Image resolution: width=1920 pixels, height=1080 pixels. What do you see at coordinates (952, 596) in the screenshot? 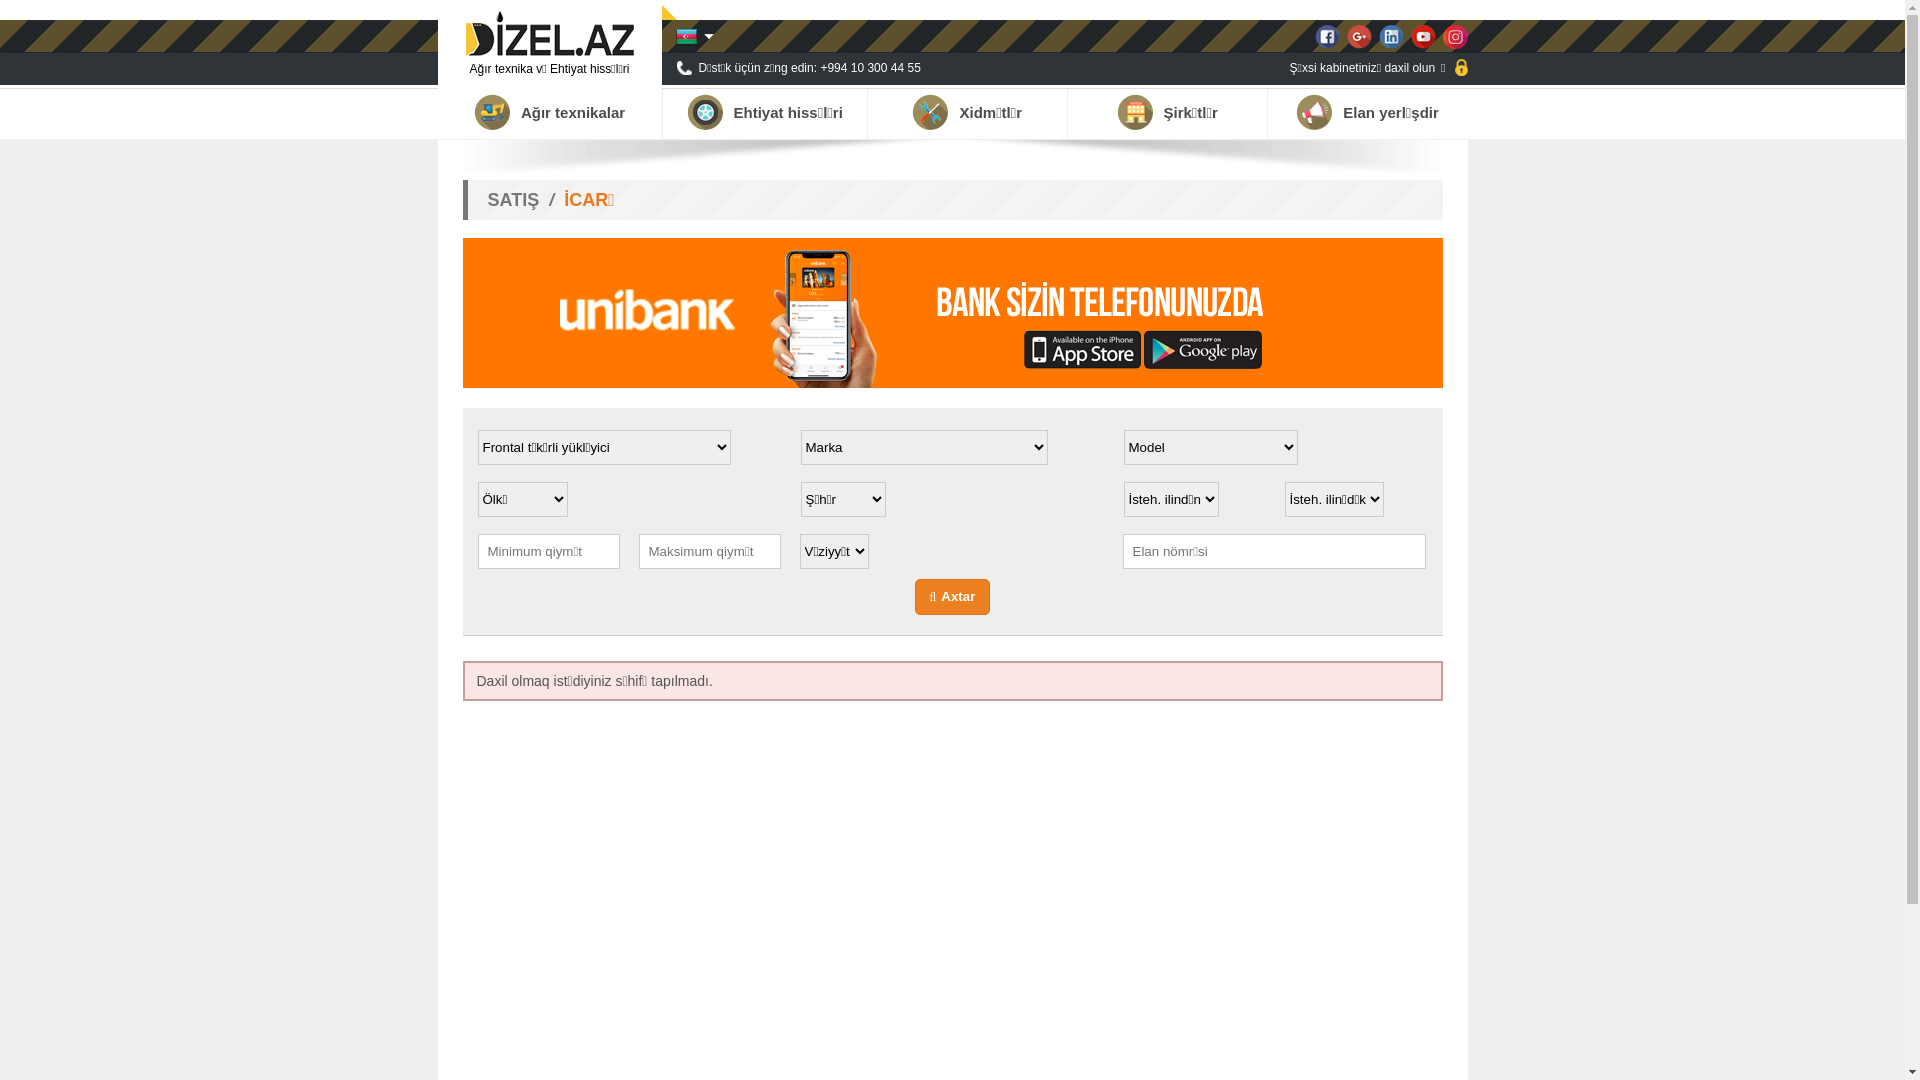
I see `'Axtar'` at bounding box center [952, 596].